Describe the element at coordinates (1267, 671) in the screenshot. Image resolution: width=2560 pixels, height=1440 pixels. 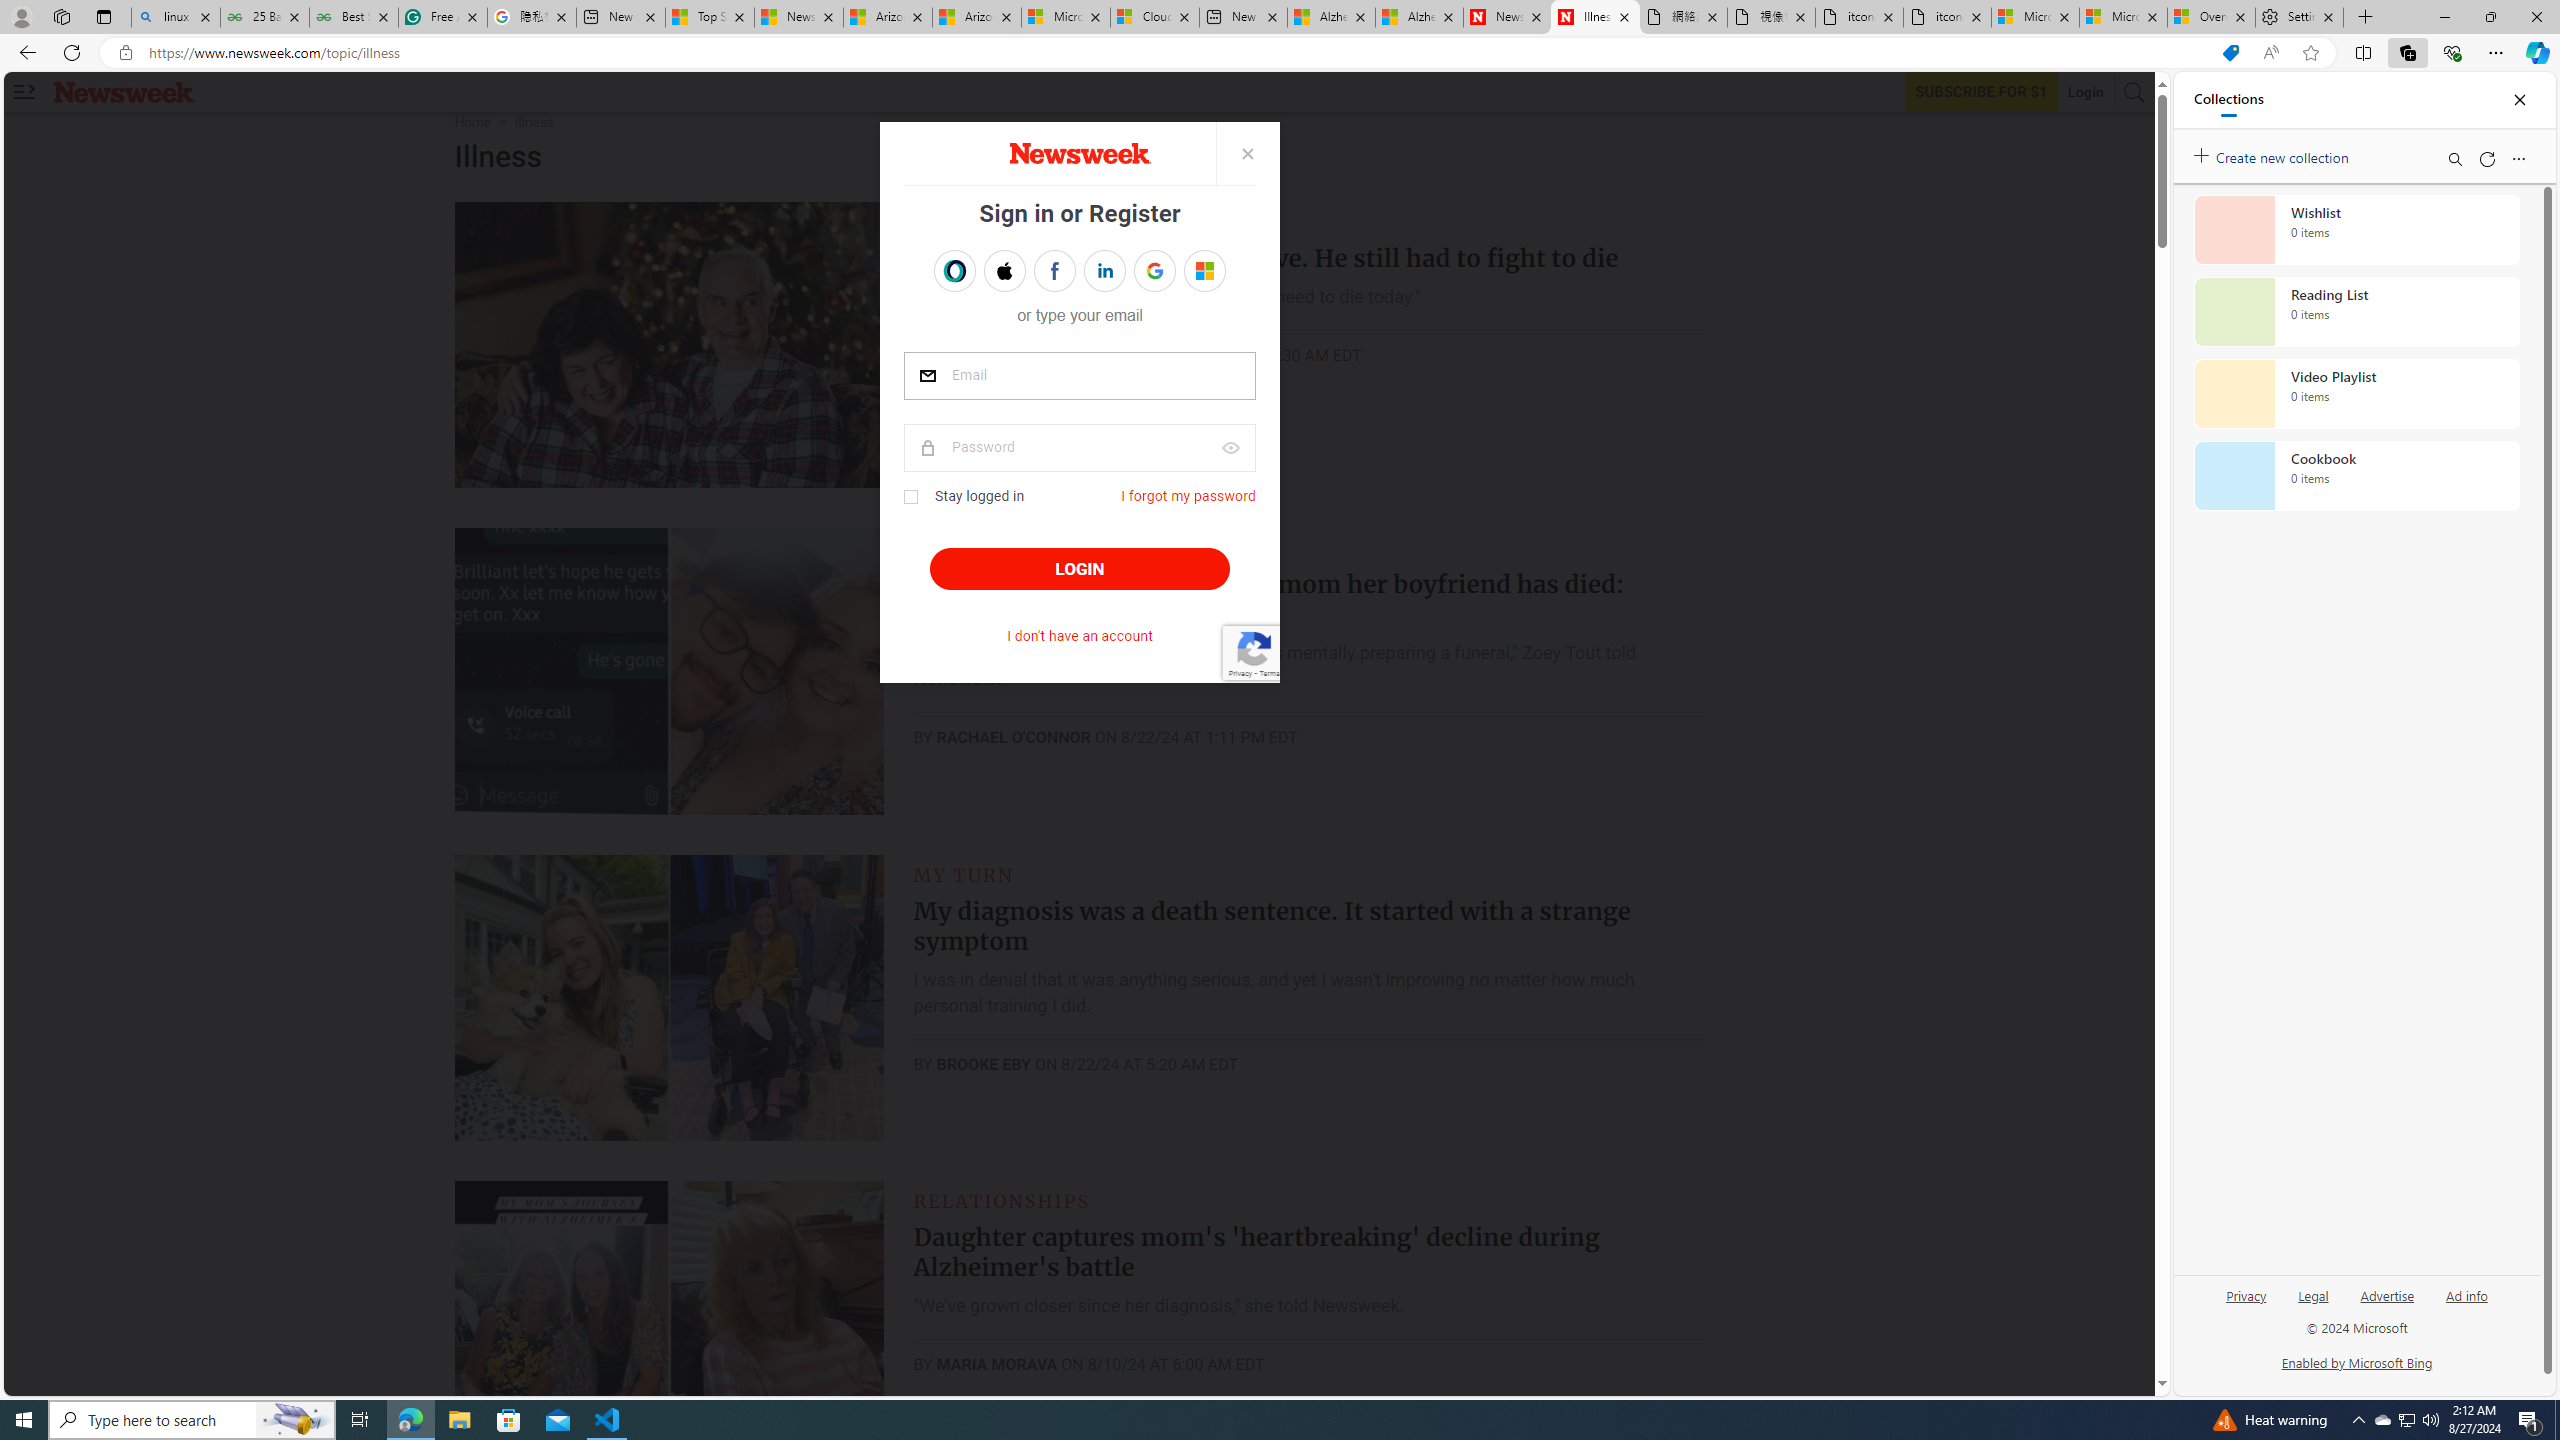
I see `'Terms'` at that location.